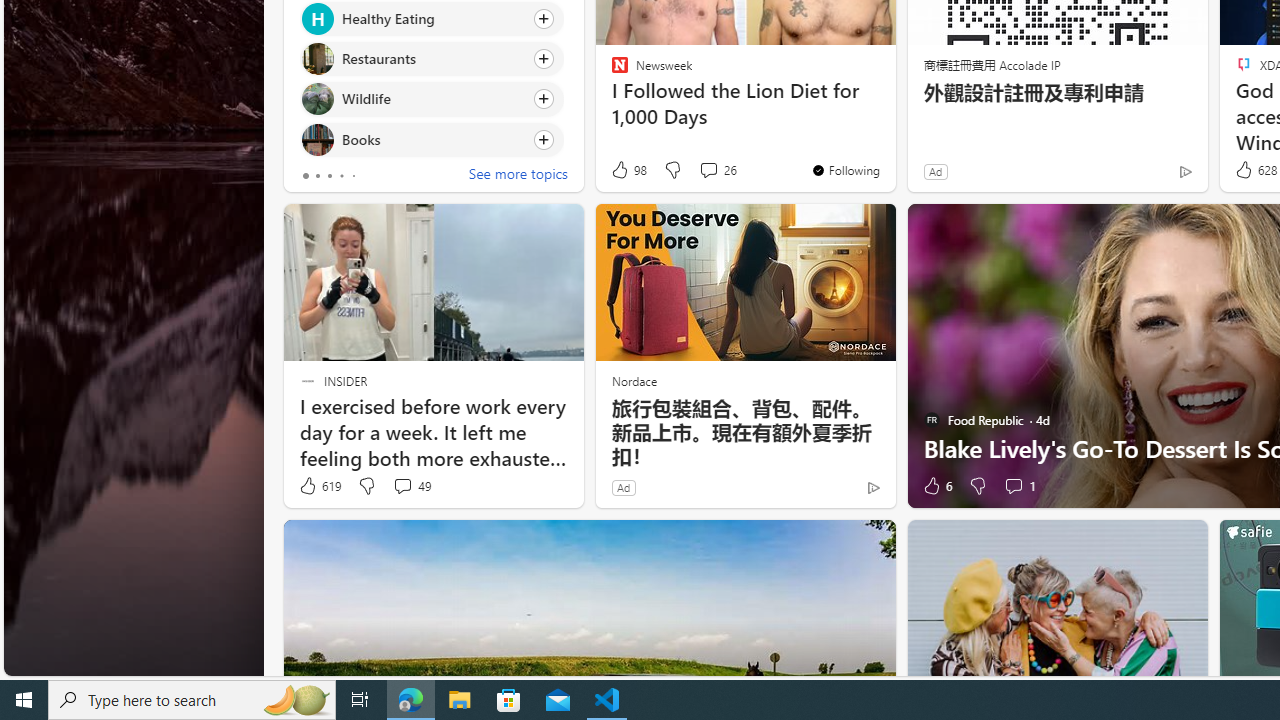 The image size is (1280, 720). What do you see at coordinates (708, 168) in the screenshot?
I see `'View comments 26 Comment'` at bounding box center [708, 168].